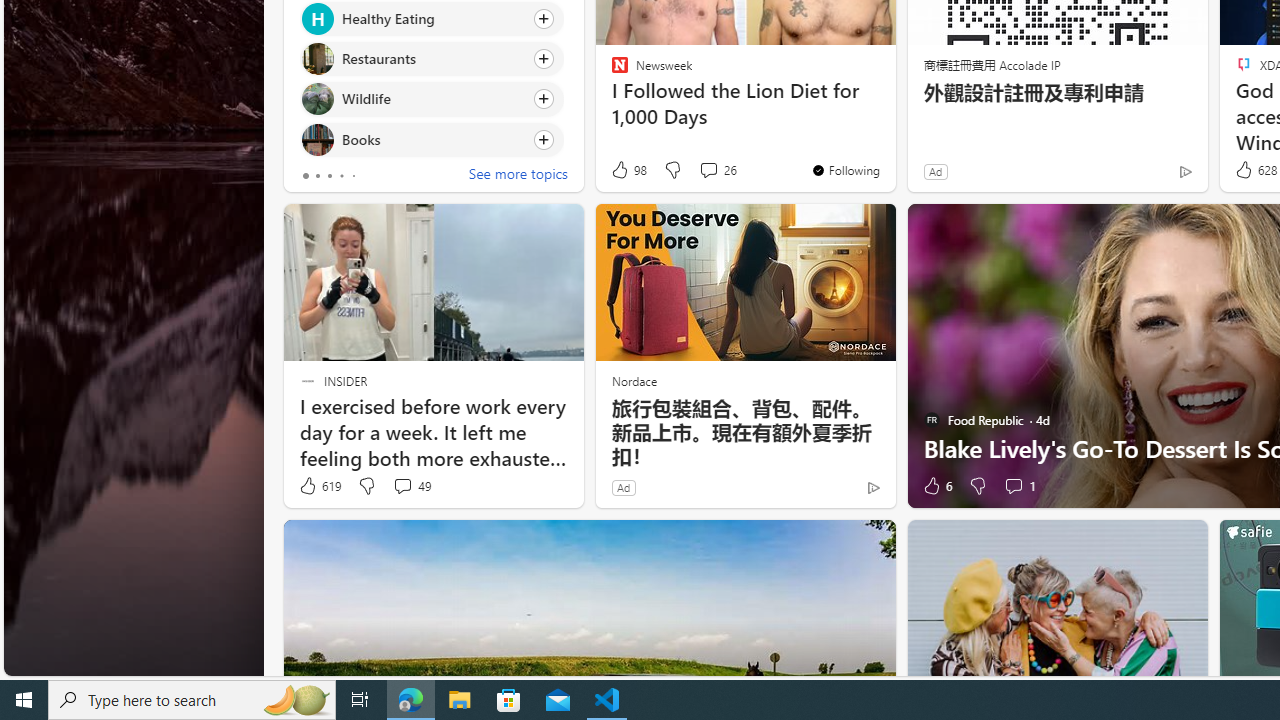 The image size is (1280, 720). What do you see at coordinates (708, 168) in the screenshot?
I see `'View comments 26 Comment'` at bounding box center [708, 168].